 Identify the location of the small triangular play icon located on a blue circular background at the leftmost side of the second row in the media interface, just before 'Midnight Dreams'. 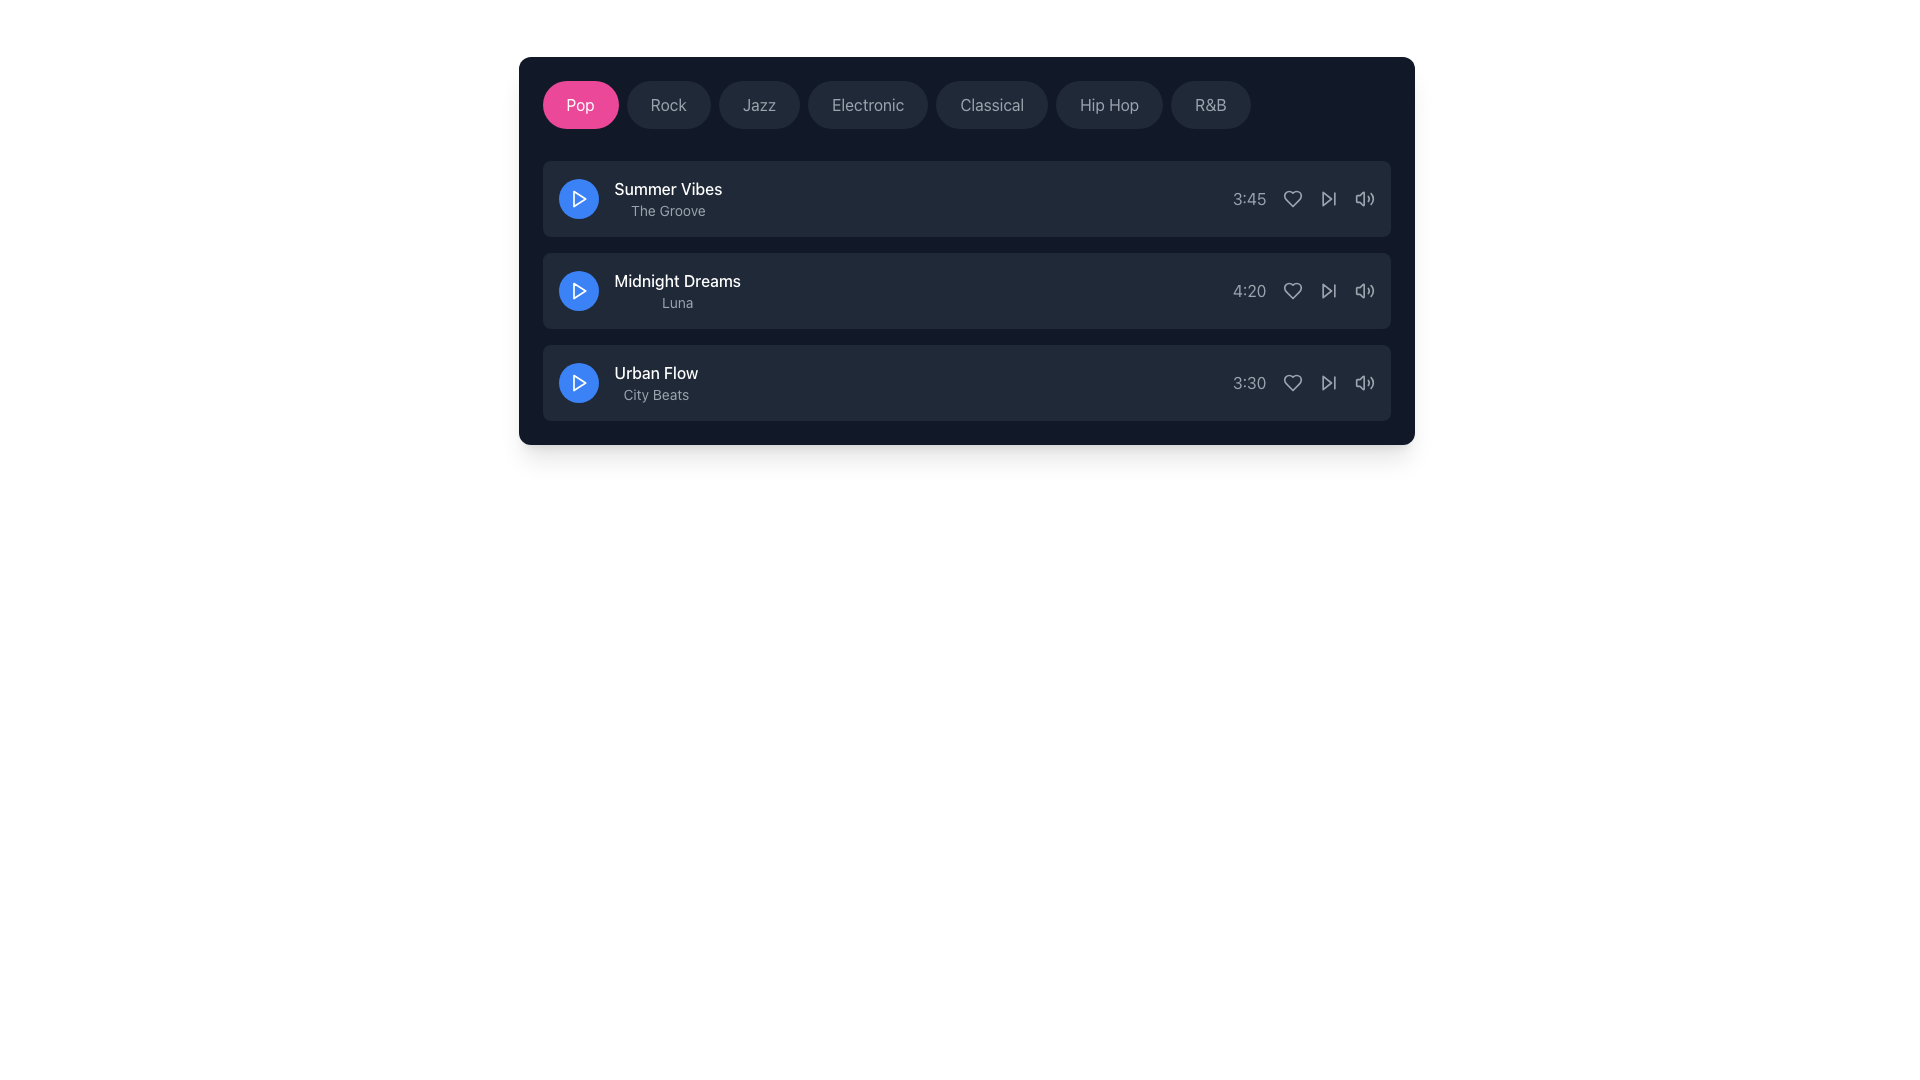
(577, 290).